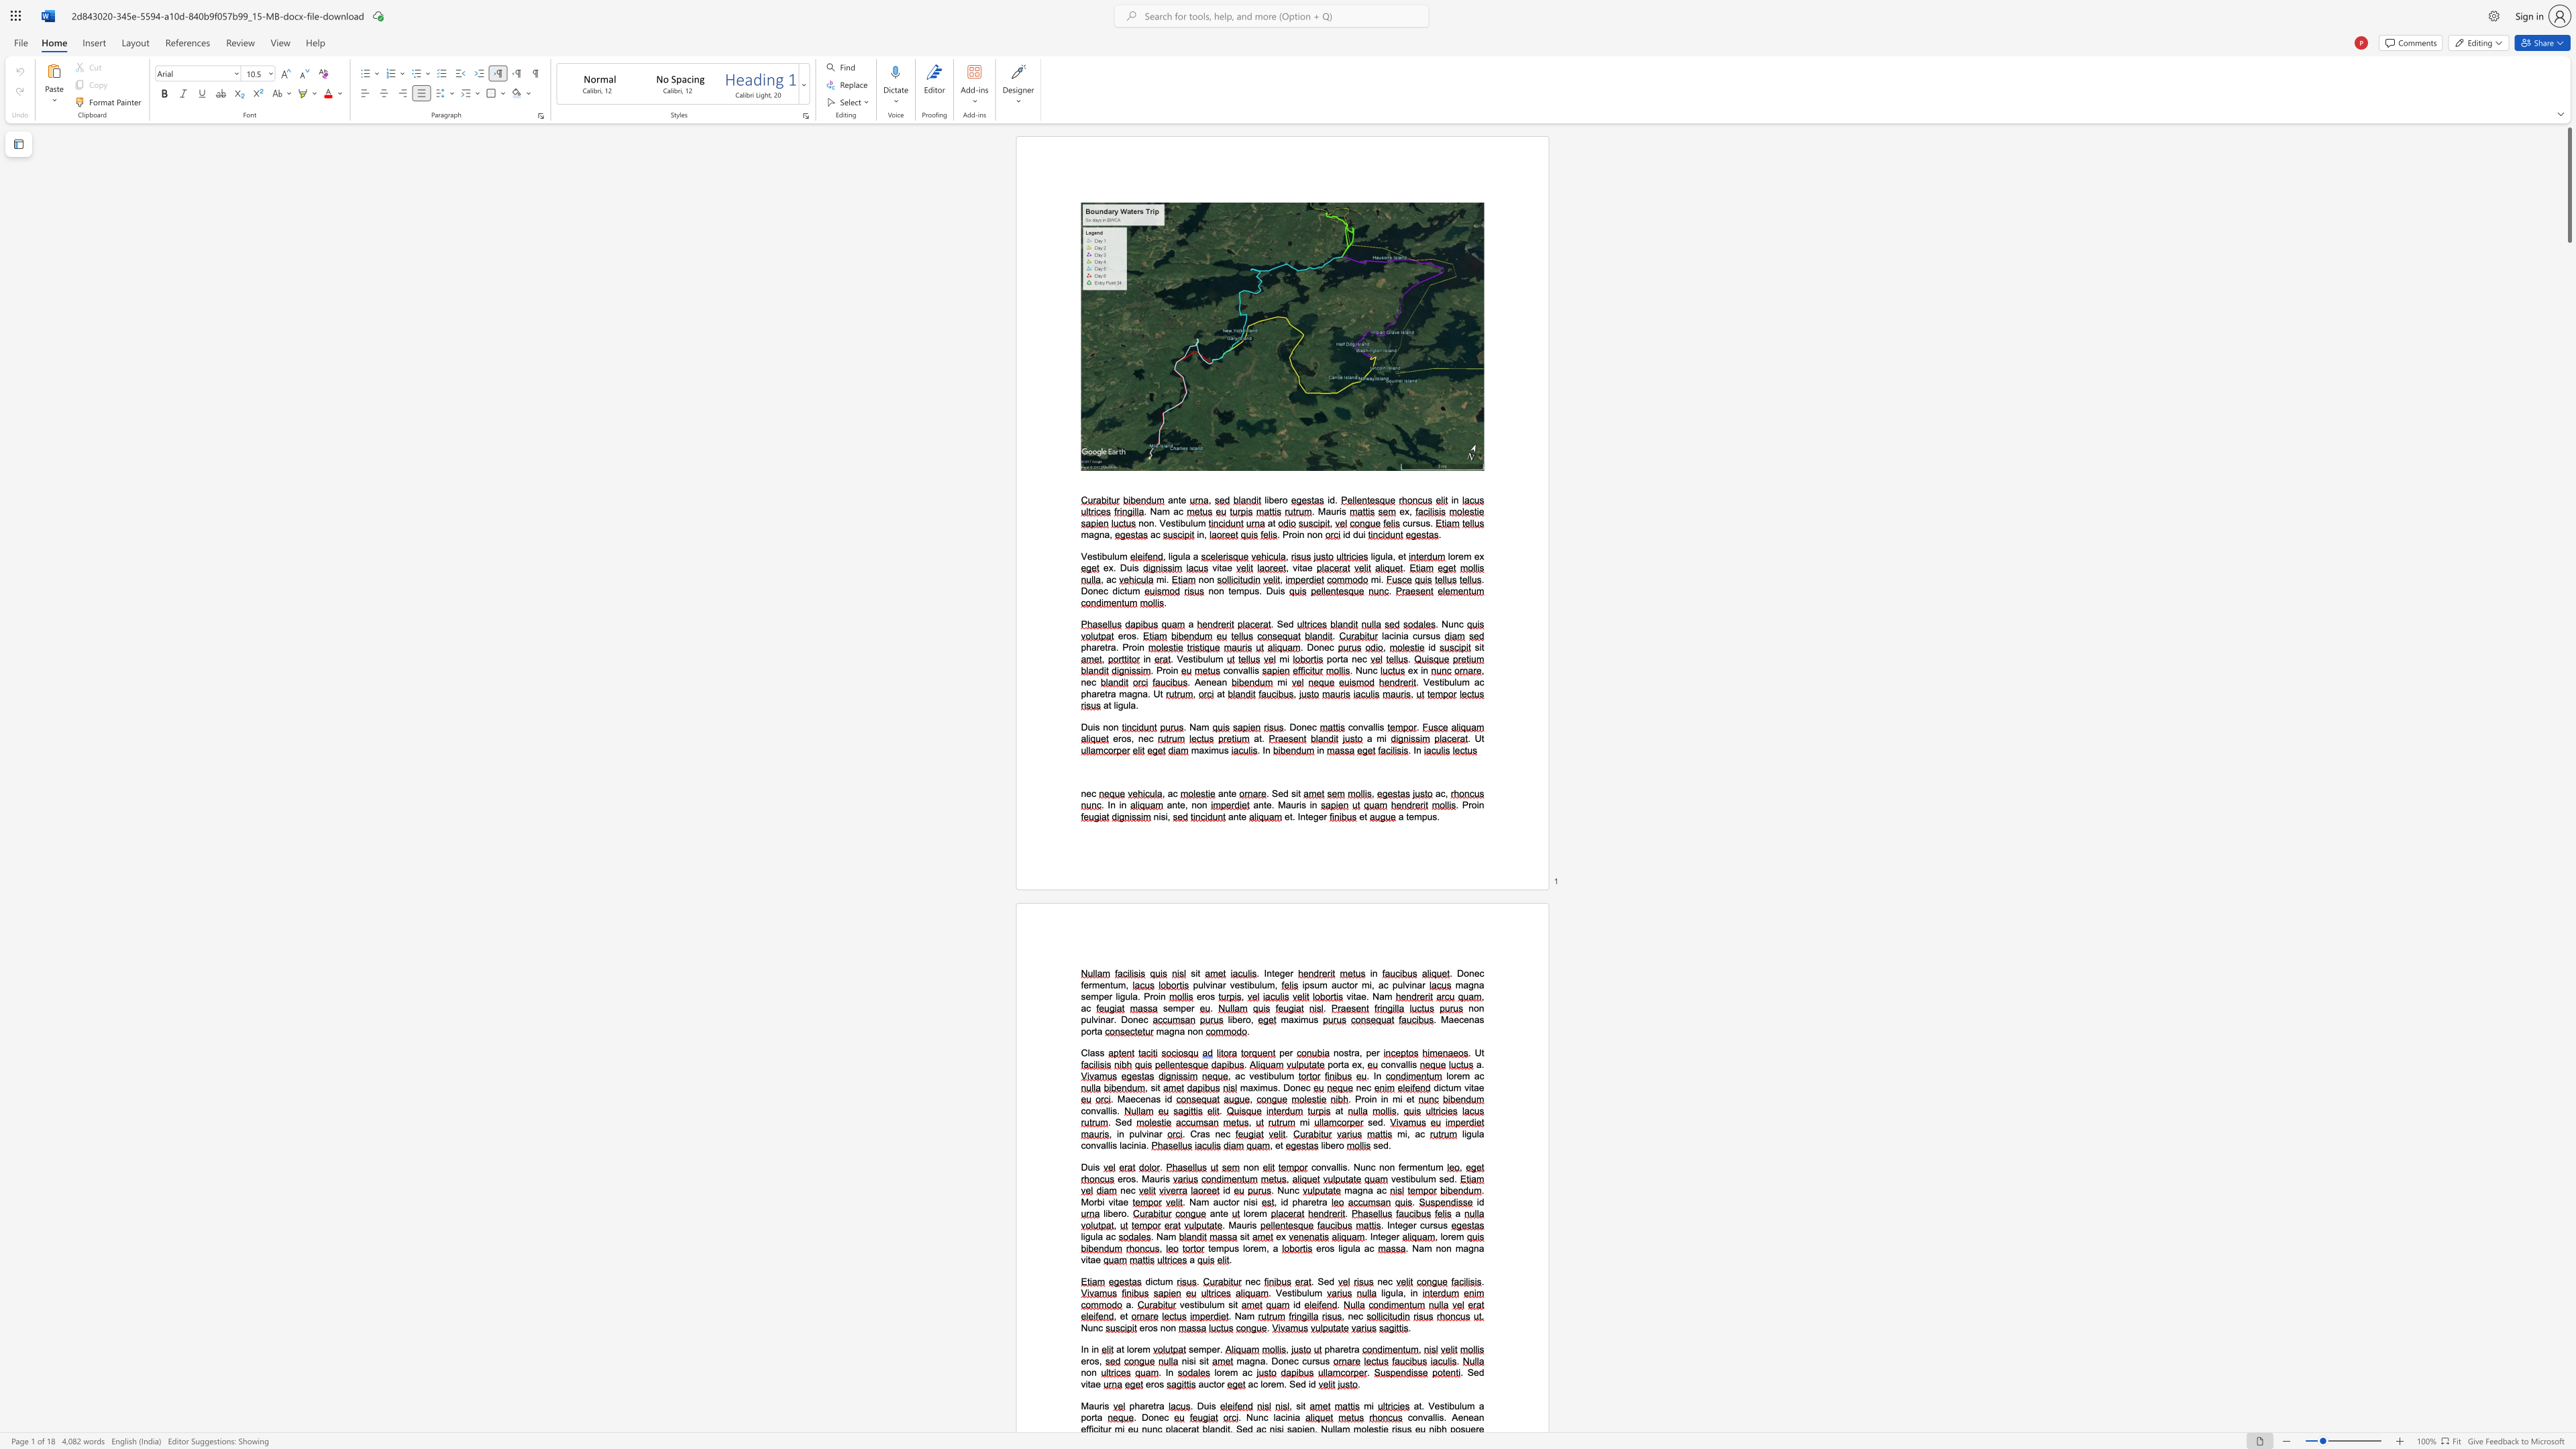 The image size is (2576, 1449). Describe the element at coordinates (1205, 658) in the screenshot. I see `the 1th character "u" in the text` at that location.